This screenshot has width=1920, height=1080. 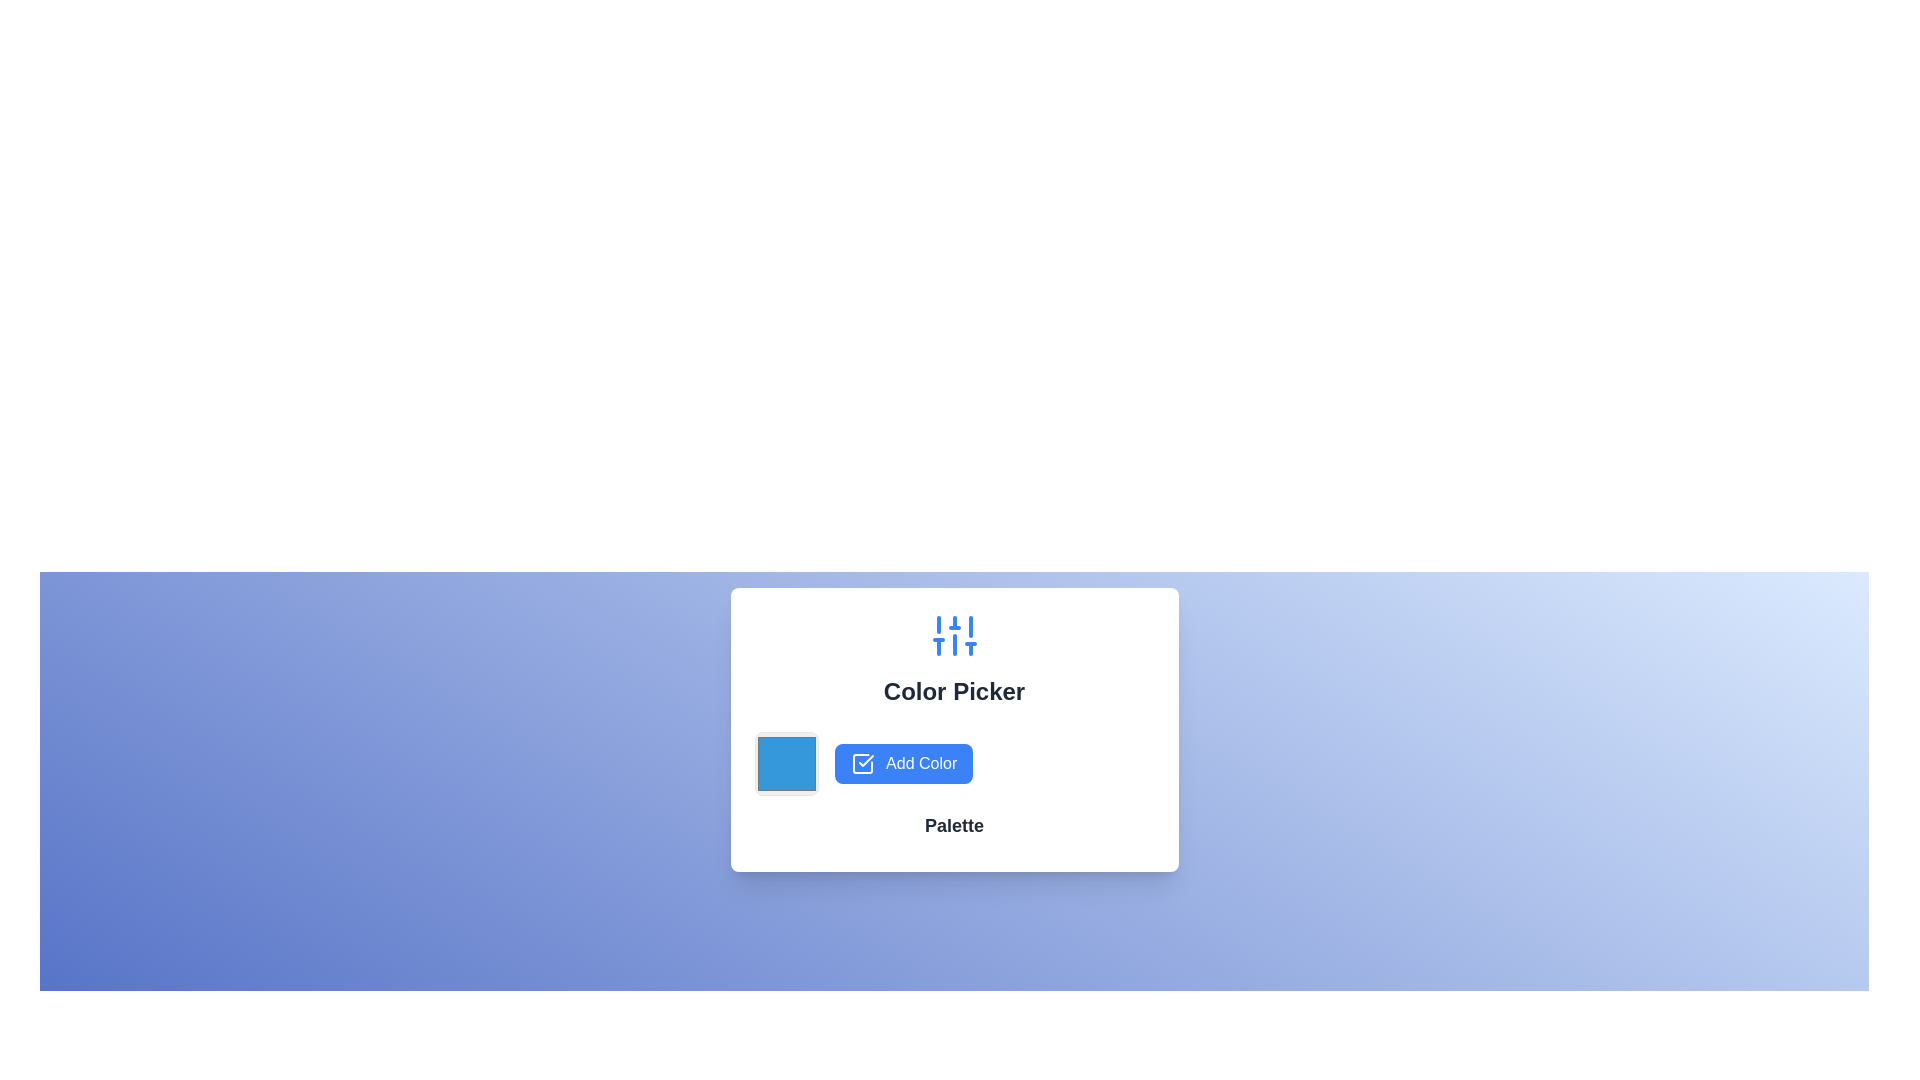 I want to click on the text label that serves as a title for the color selection section, located just below the vertical icon and above the 'Add Color' blue button, so click(x=953, y=690).